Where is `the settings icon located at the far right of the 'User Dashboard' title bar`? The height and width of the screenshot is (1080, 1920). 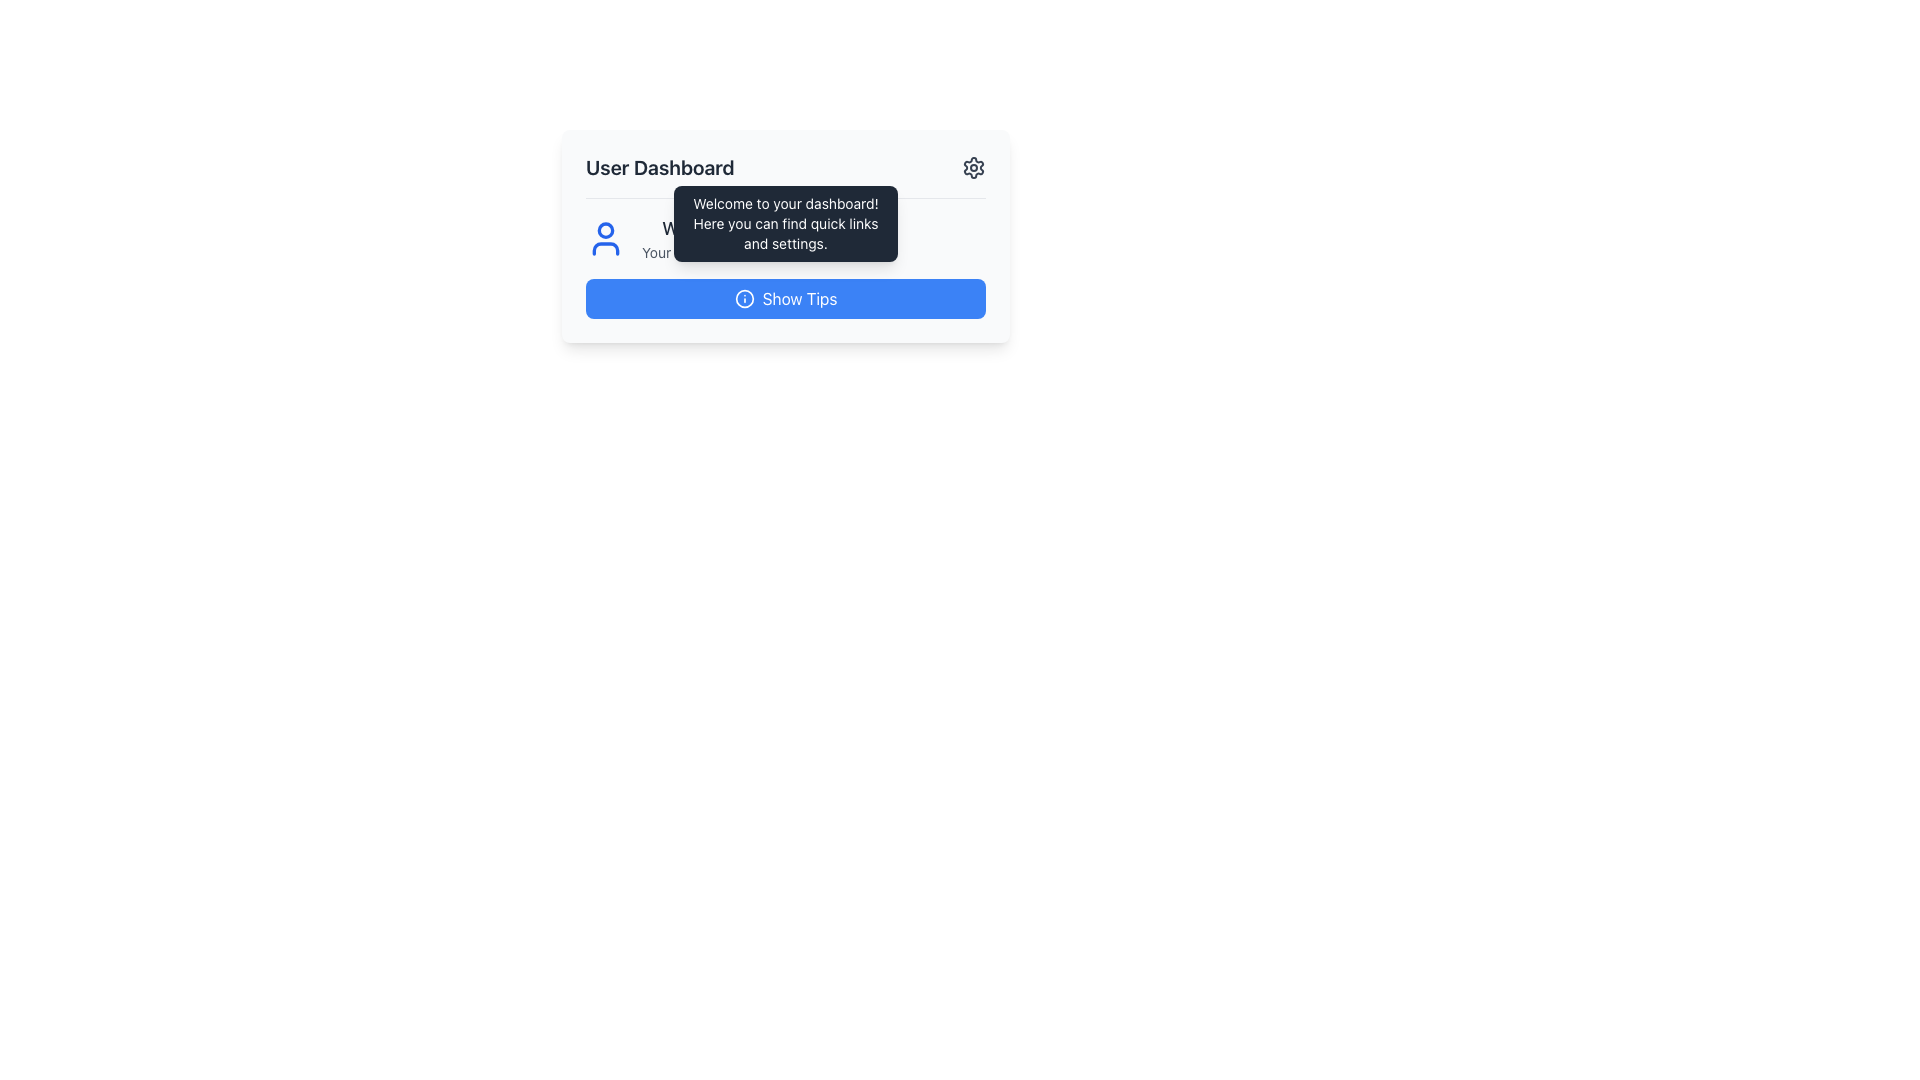 the settings icon located at the far right of the 'User Dashboard' title bar is located at coordinates (974, 167).